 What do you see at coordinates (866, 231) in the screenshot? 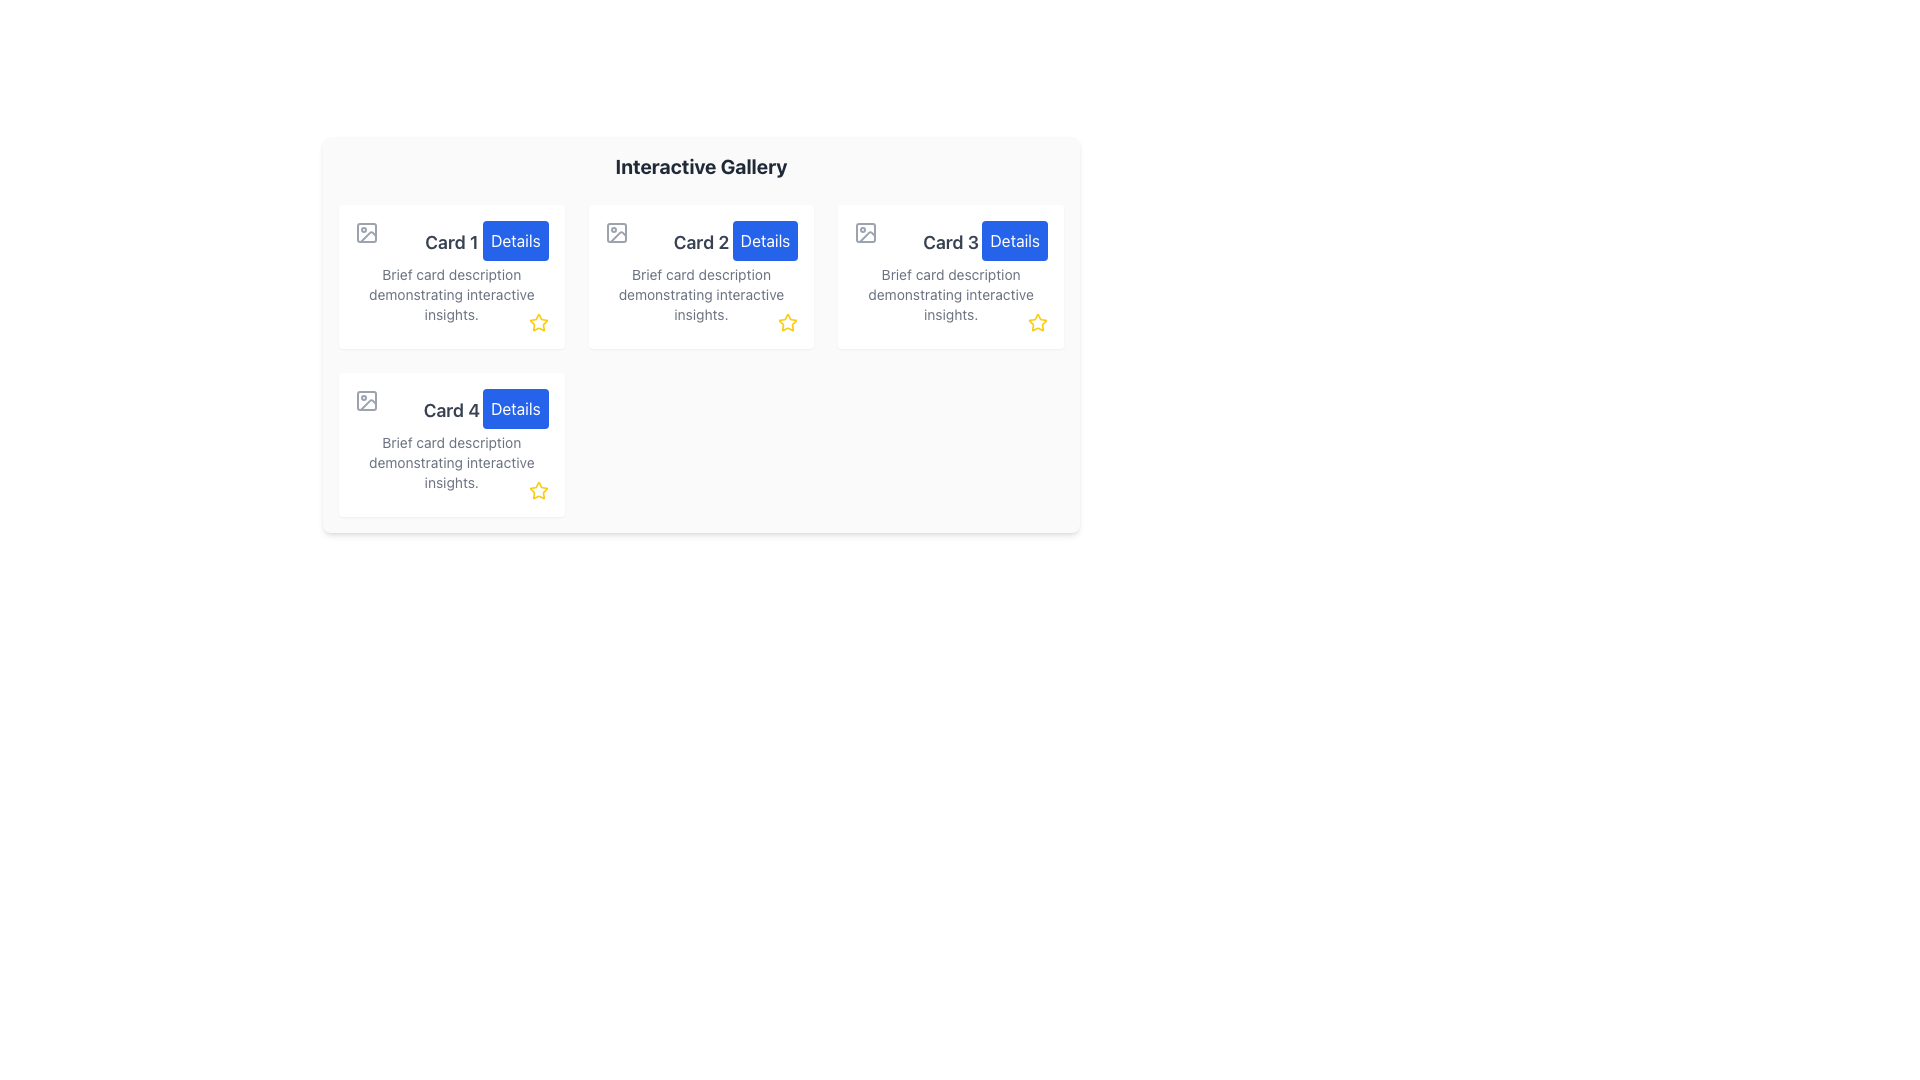
I see `the icon graphical representation located in the top-left corner of 'Card 3' within the gallery layout` at bounding box center [866, 231].